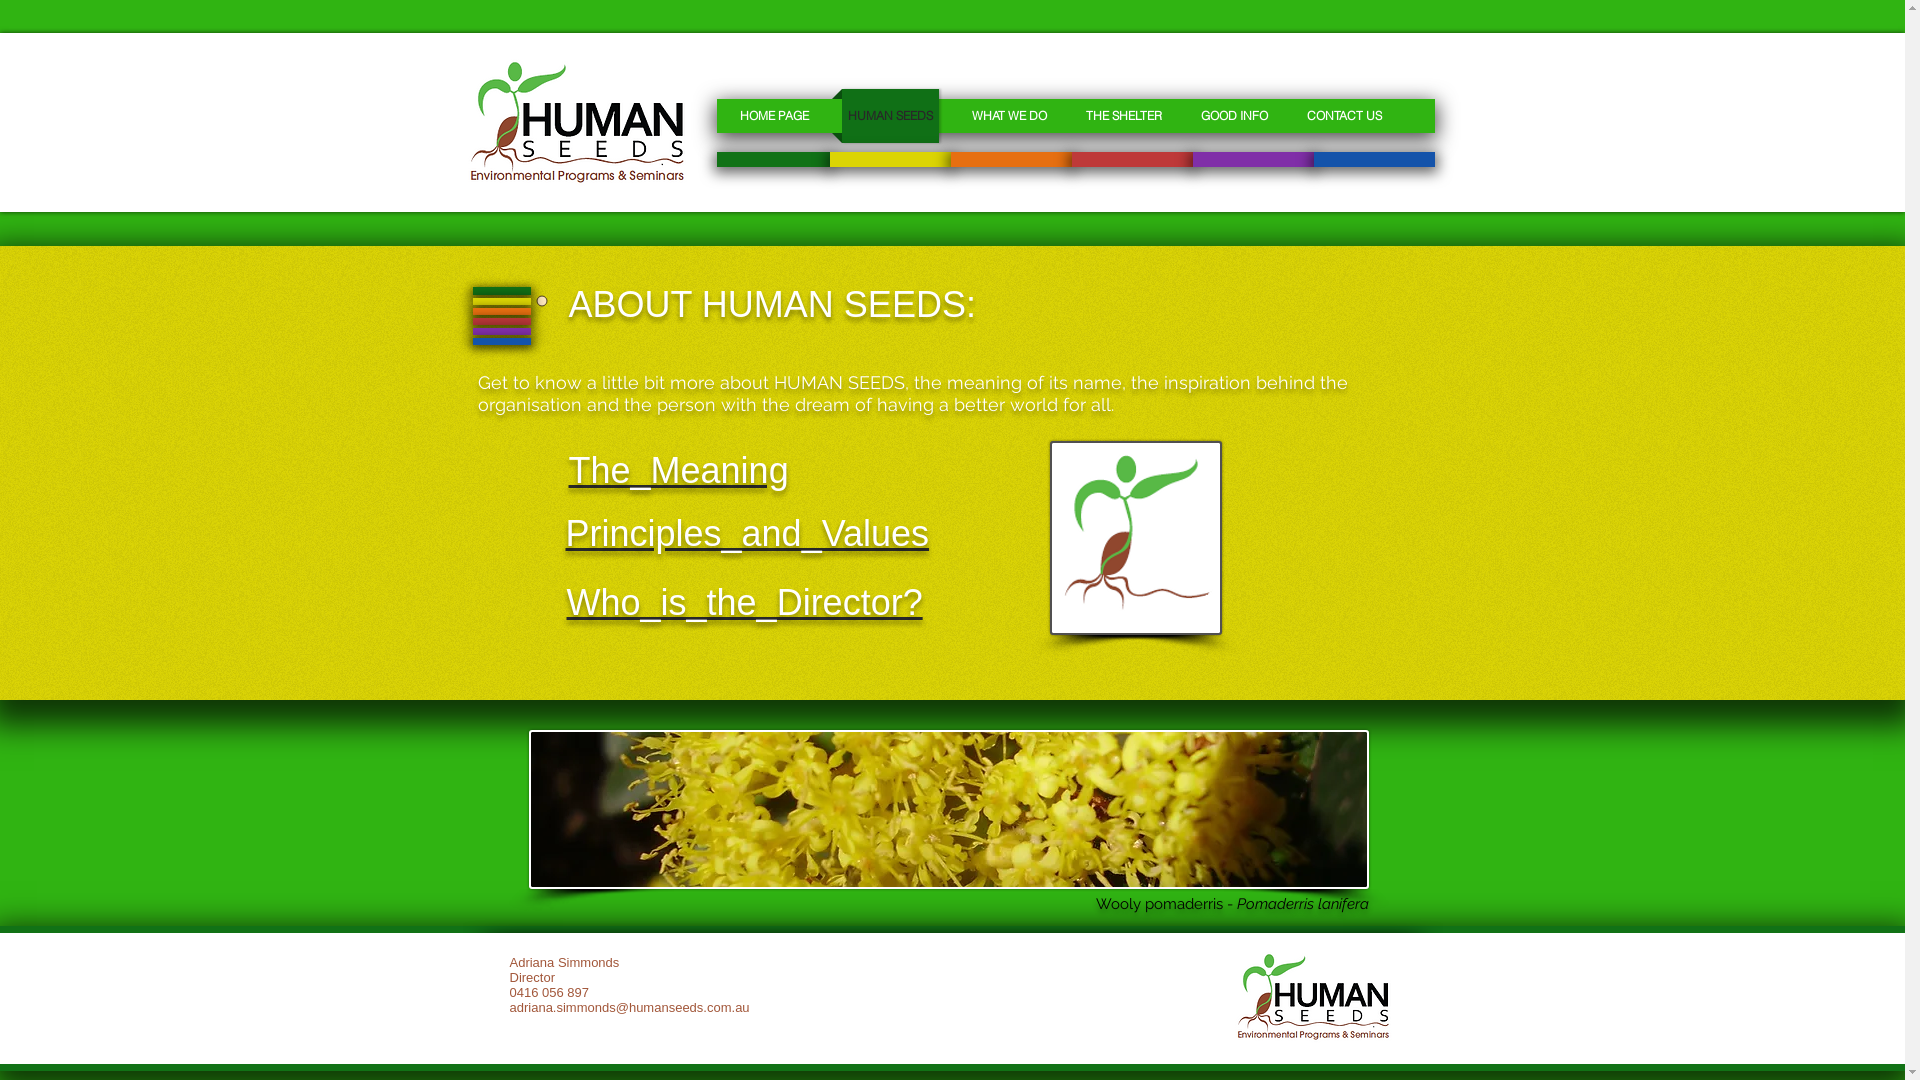  What do you see at coordinates (1232, 115) in the screenshot?
I see `'GOOD INFO'` at bounding box center [1232, 115].